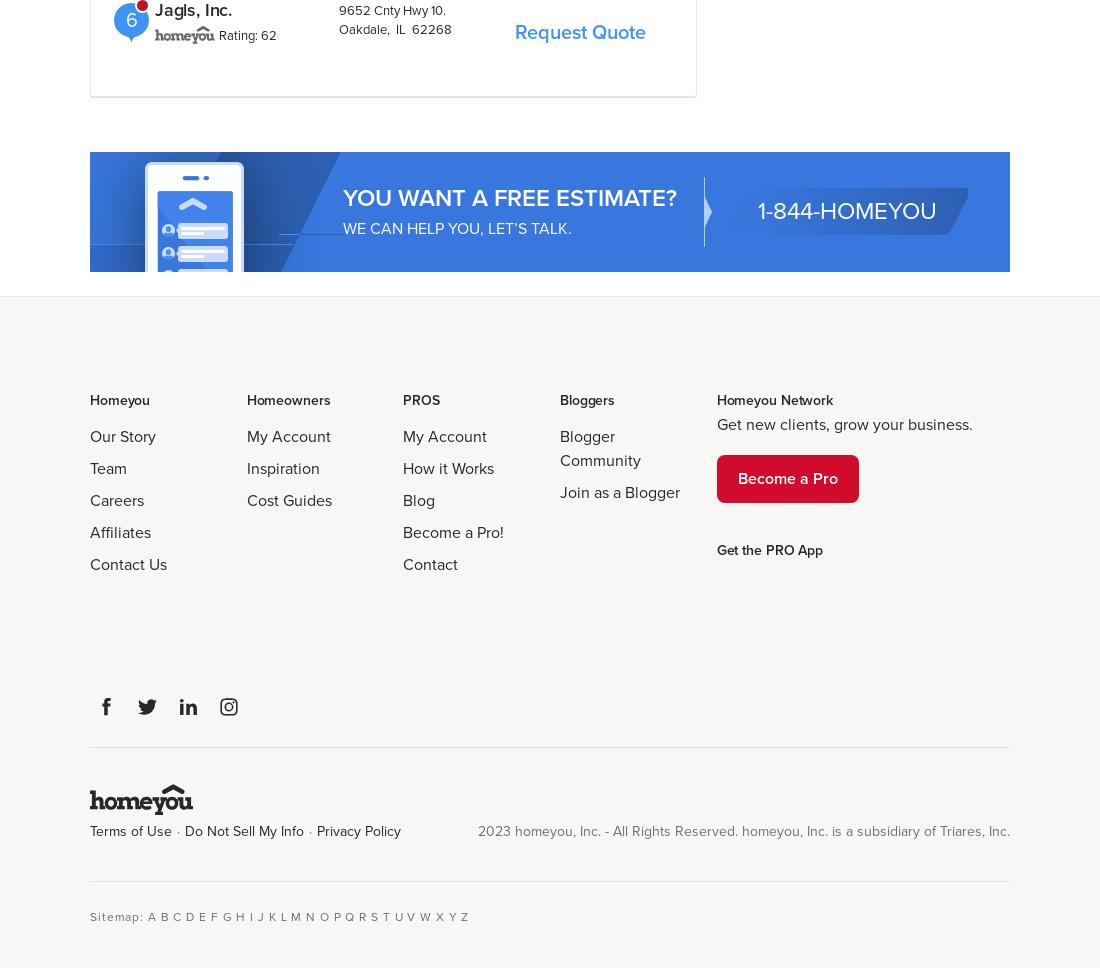 The width and height of the screenshot is (1100, 968). What do you see at coordinates (447, 467) in the screenshot?
I see `'How it Works'` at bounding box center [447, 467].